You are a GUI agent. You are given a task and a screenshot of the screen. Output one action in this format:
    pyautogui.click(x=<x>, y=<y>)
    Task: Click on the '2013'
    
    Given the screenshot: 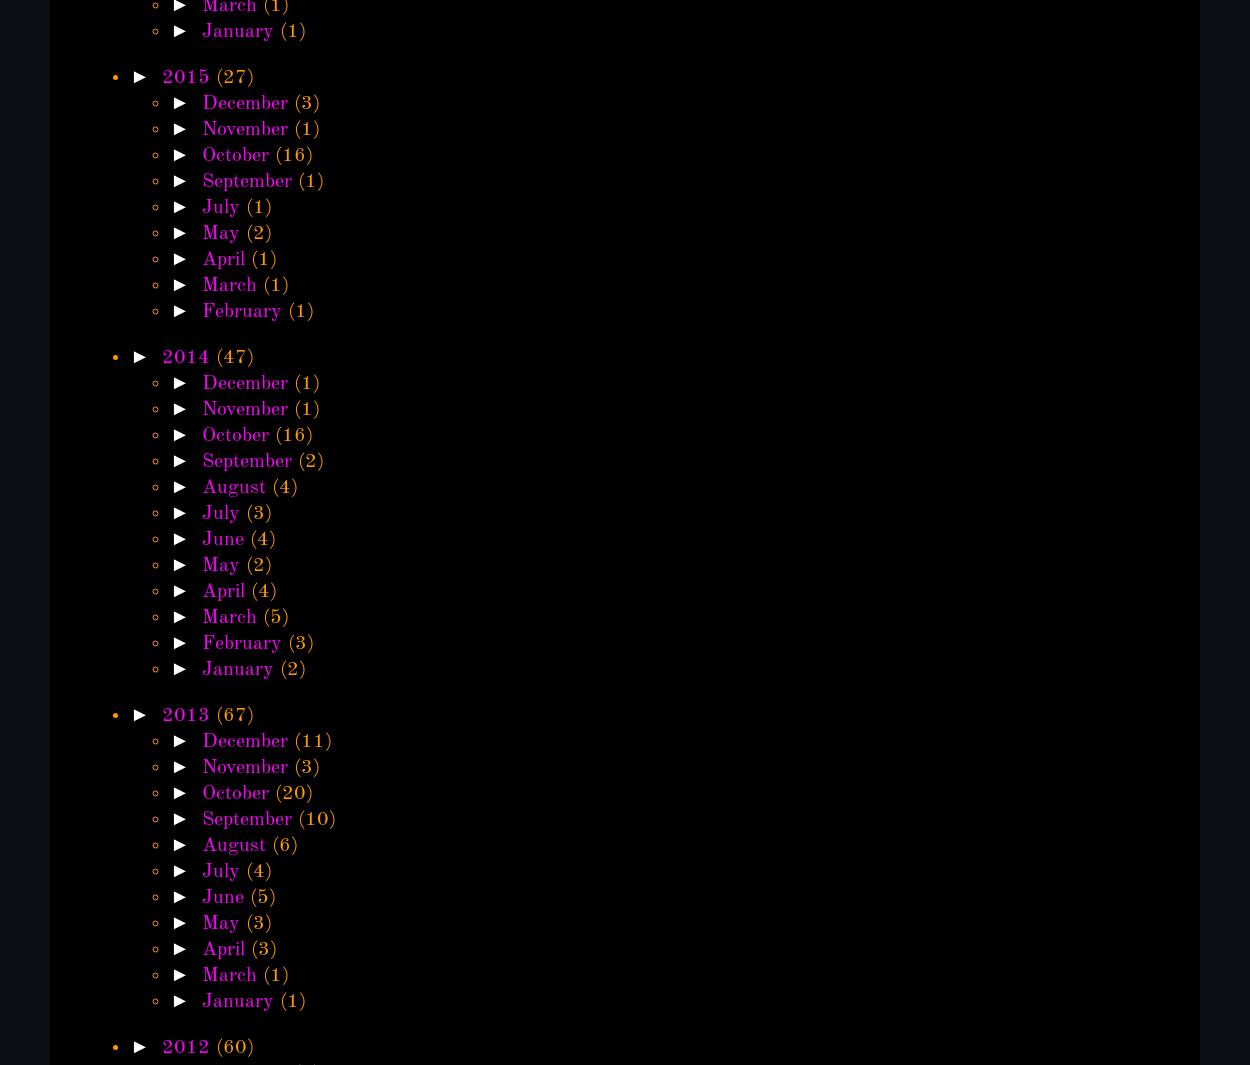 What is the action you would take?
    pyautogui.click(x=185, y=715)
    